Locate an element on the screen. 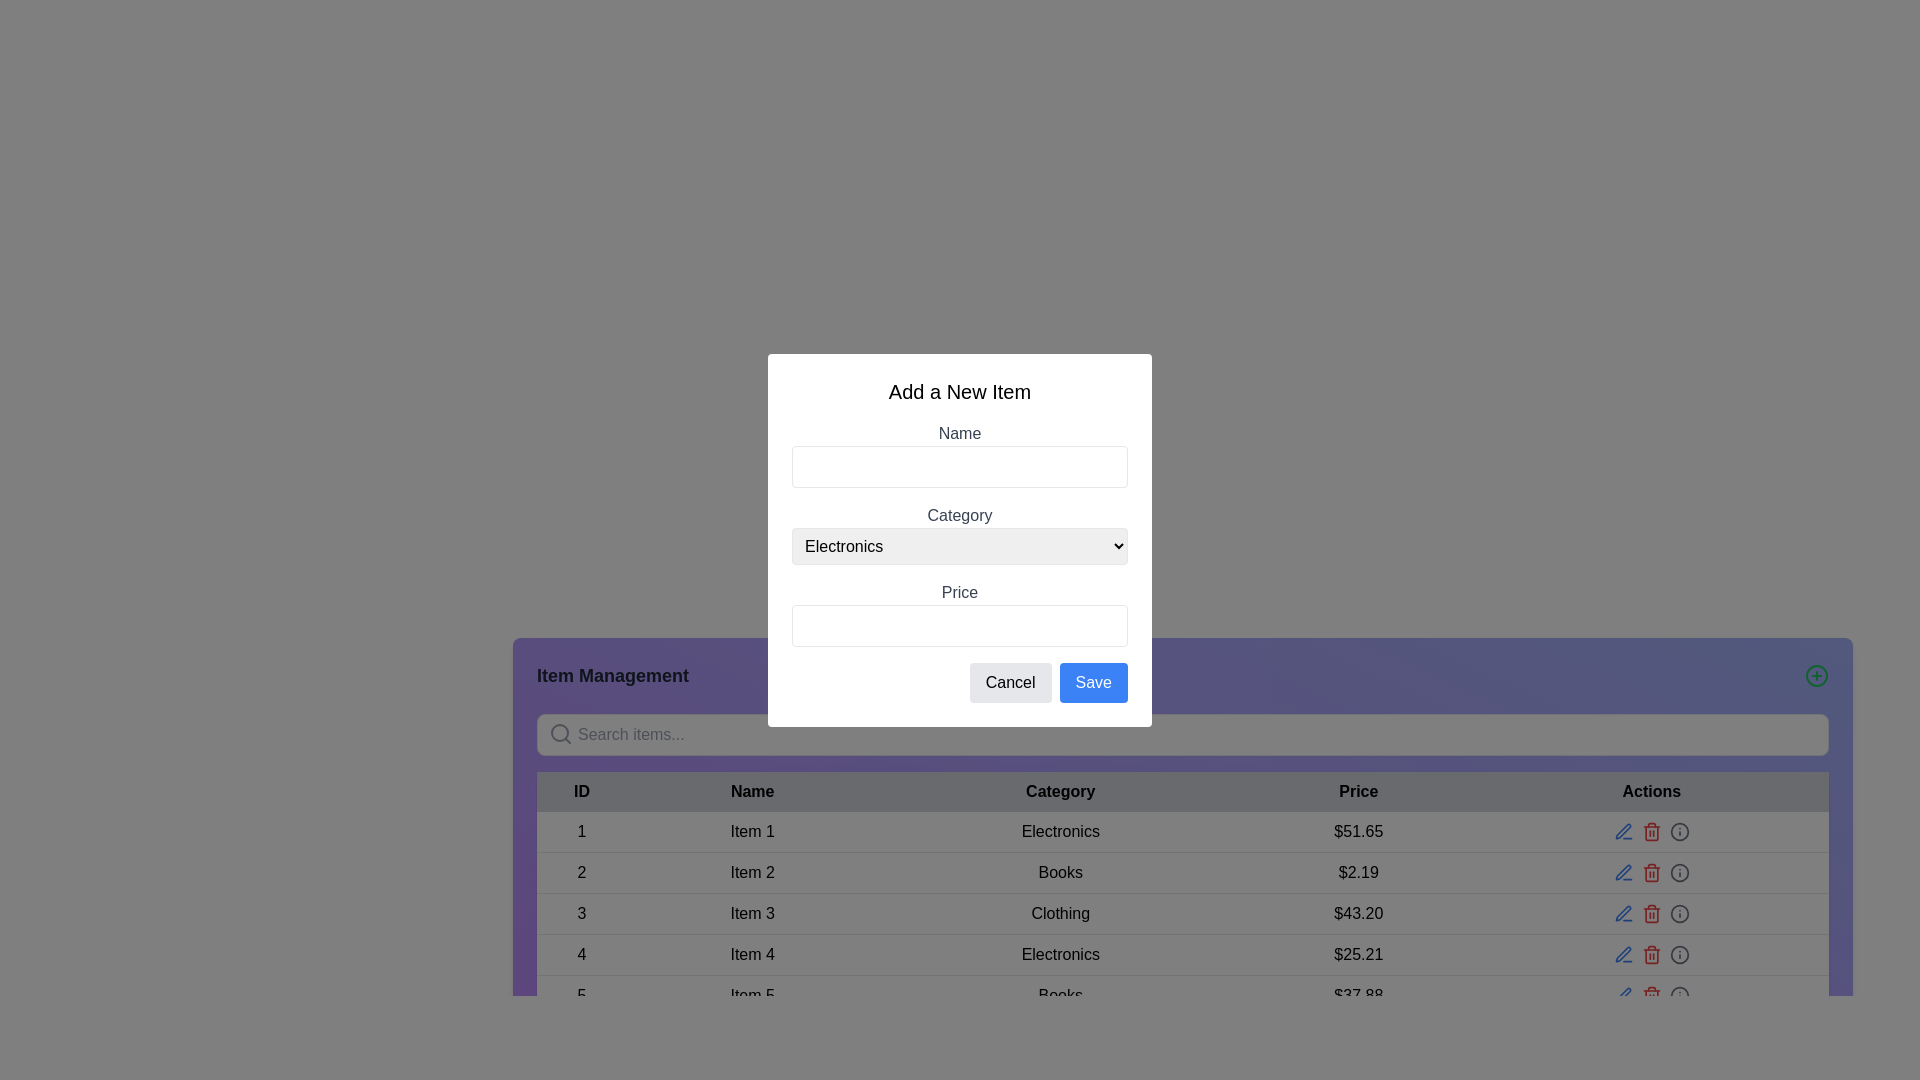 The width and height of the screenshot is (1920, 1080). the red trash icon button, which is positioned third from the left in the 'Actions' column of the table, indicating its purpose for deletion is located at coordinates (1651, 1036).